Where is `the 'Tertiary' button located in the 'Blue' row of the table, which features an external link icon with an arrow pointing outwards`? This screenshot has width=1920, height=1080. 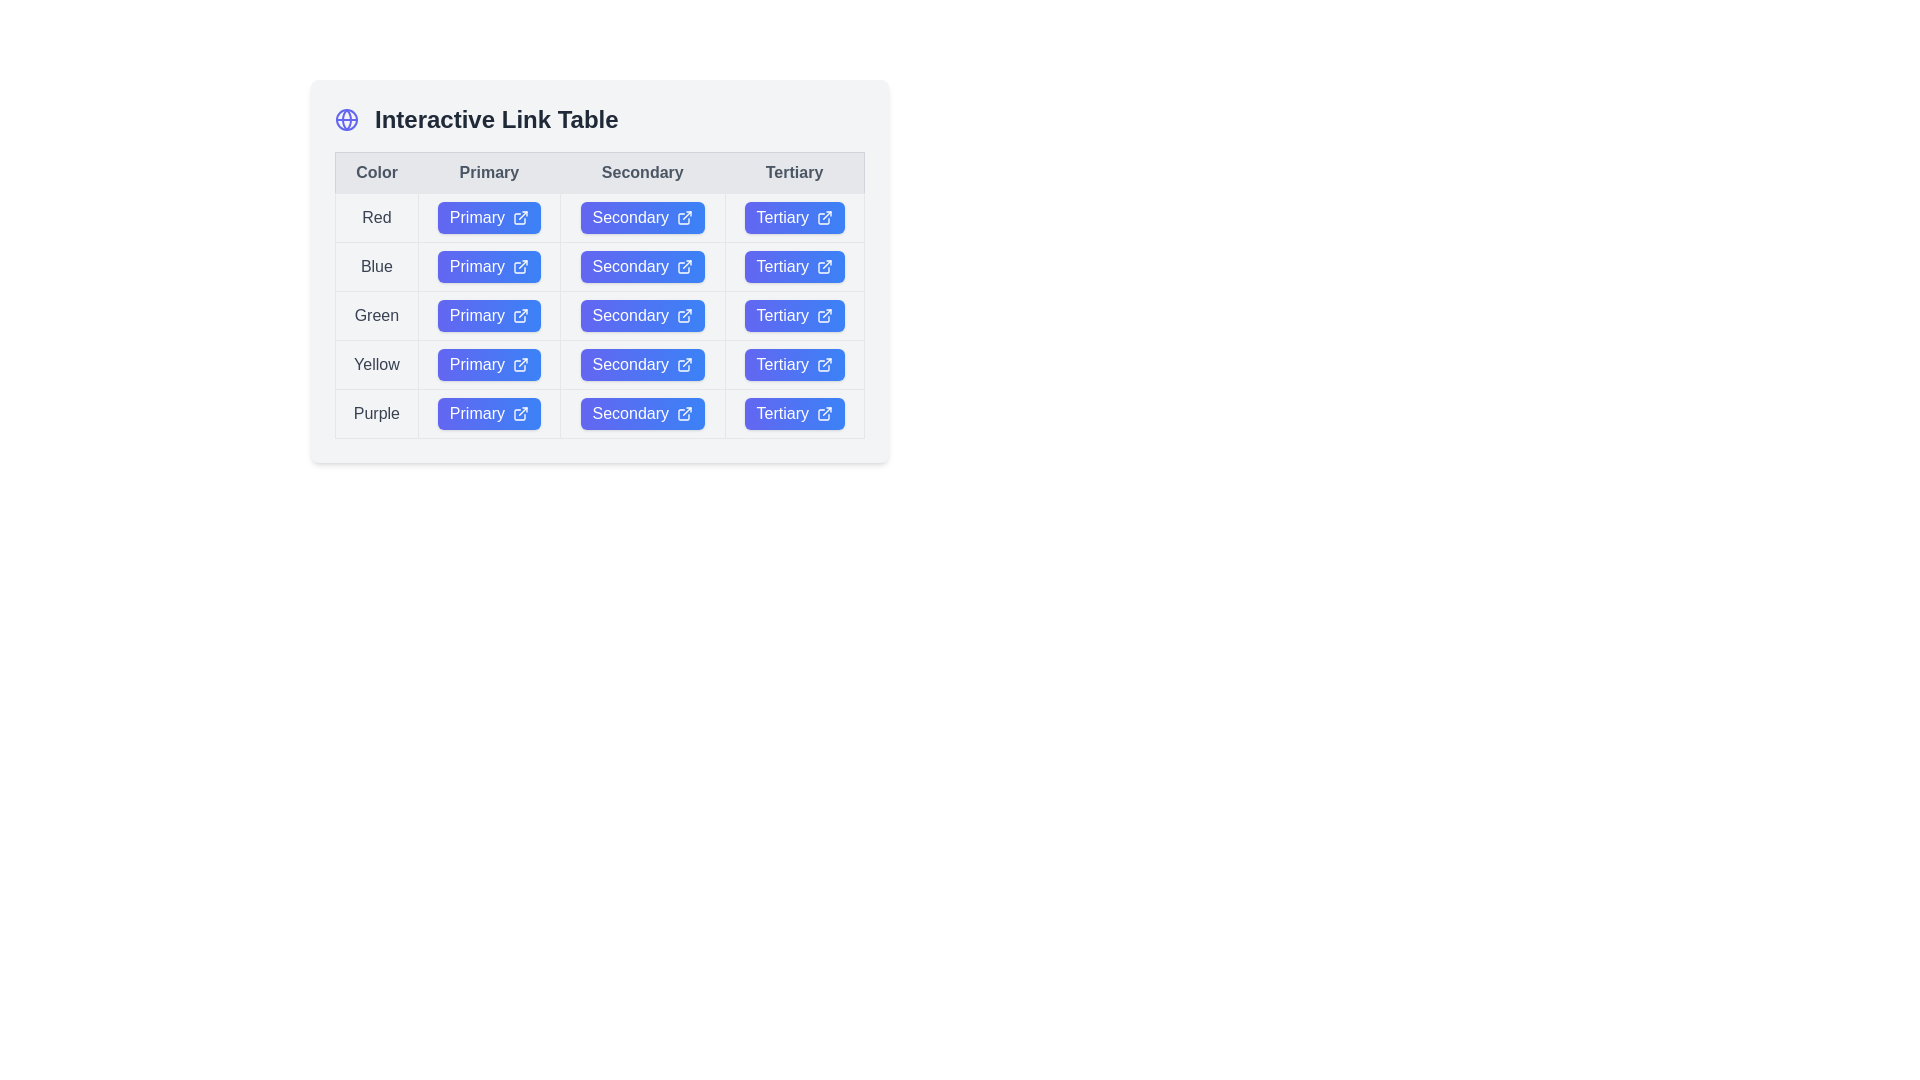 the 'Tertiary' button located in the 'Blue' row of the table, which features an external link icon with an arrow pointing outwards is located at coordinates (825, 265).